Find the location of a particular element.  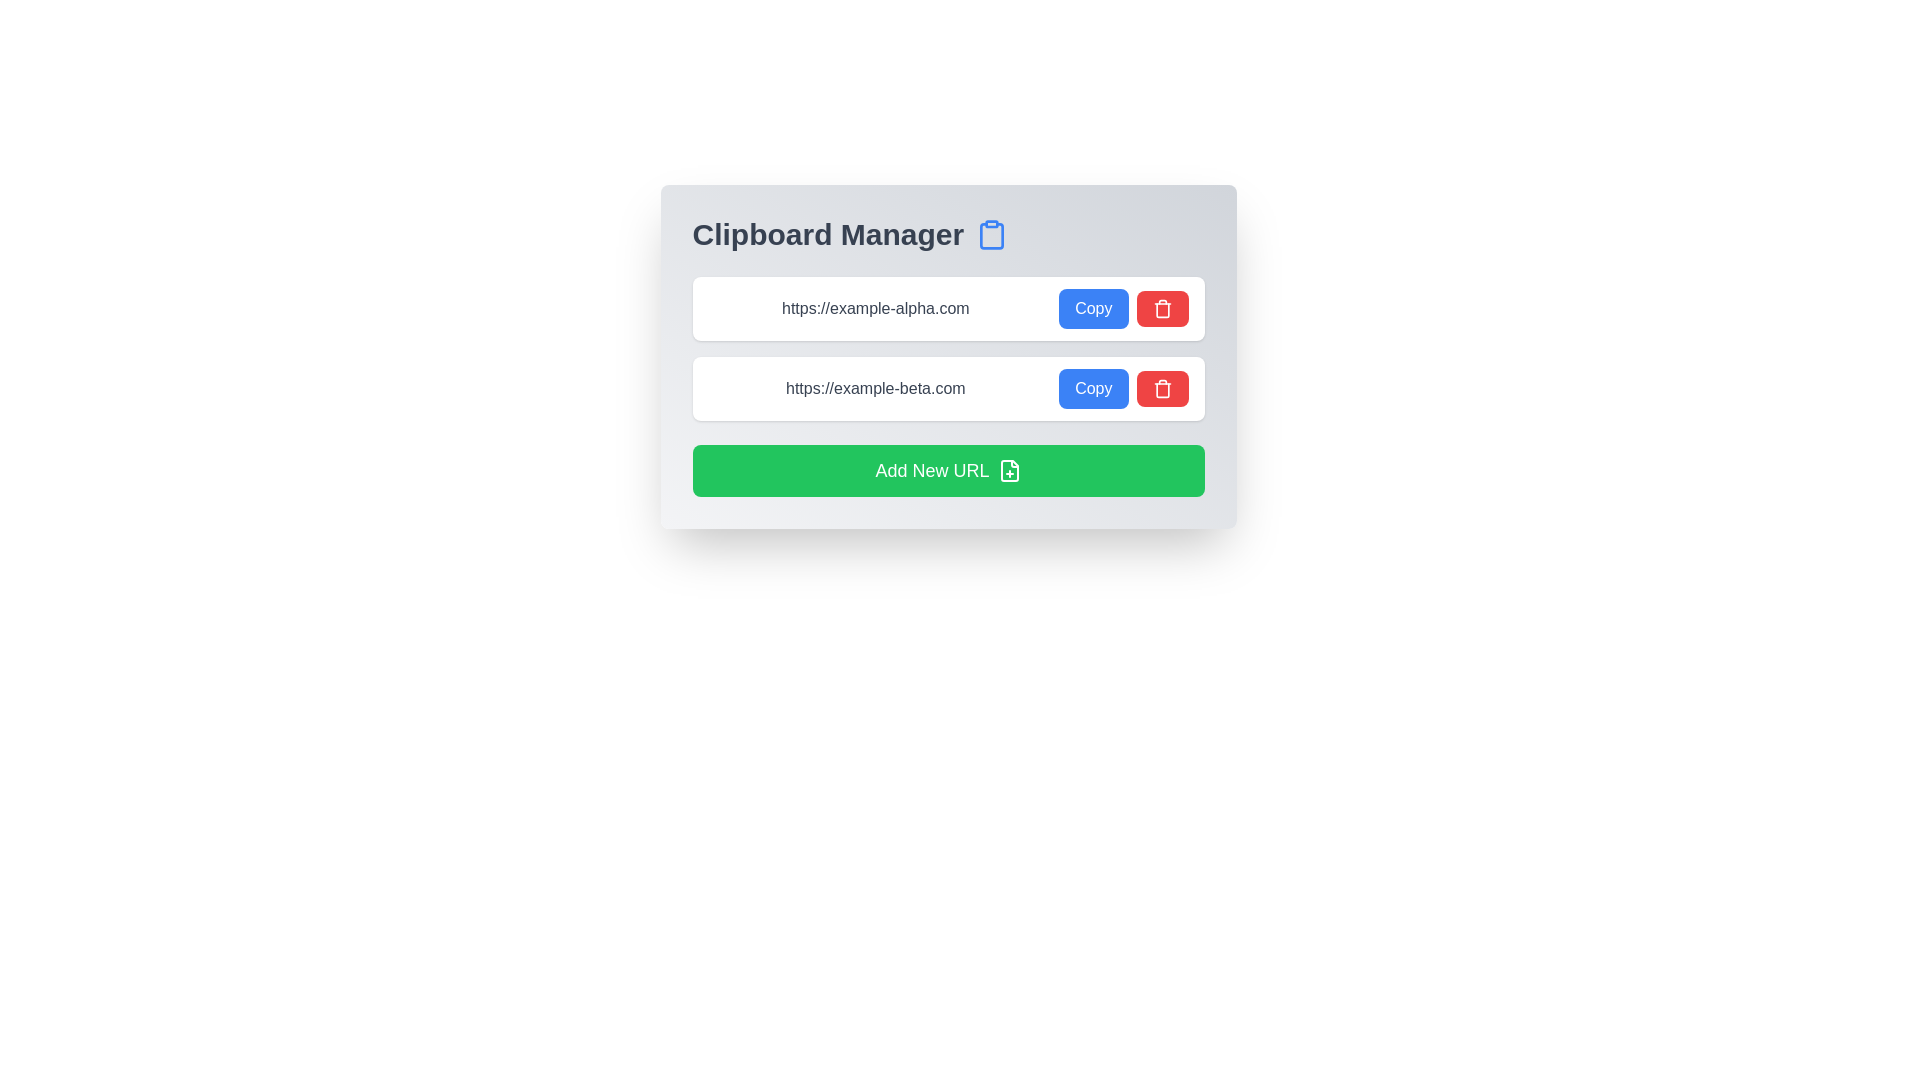

the text label displaying the URL 'https://example-alpha.com' in gray font, located in the clipboard management interface before the 'Copy' button and trash icon is located at coordinates (875, 308).